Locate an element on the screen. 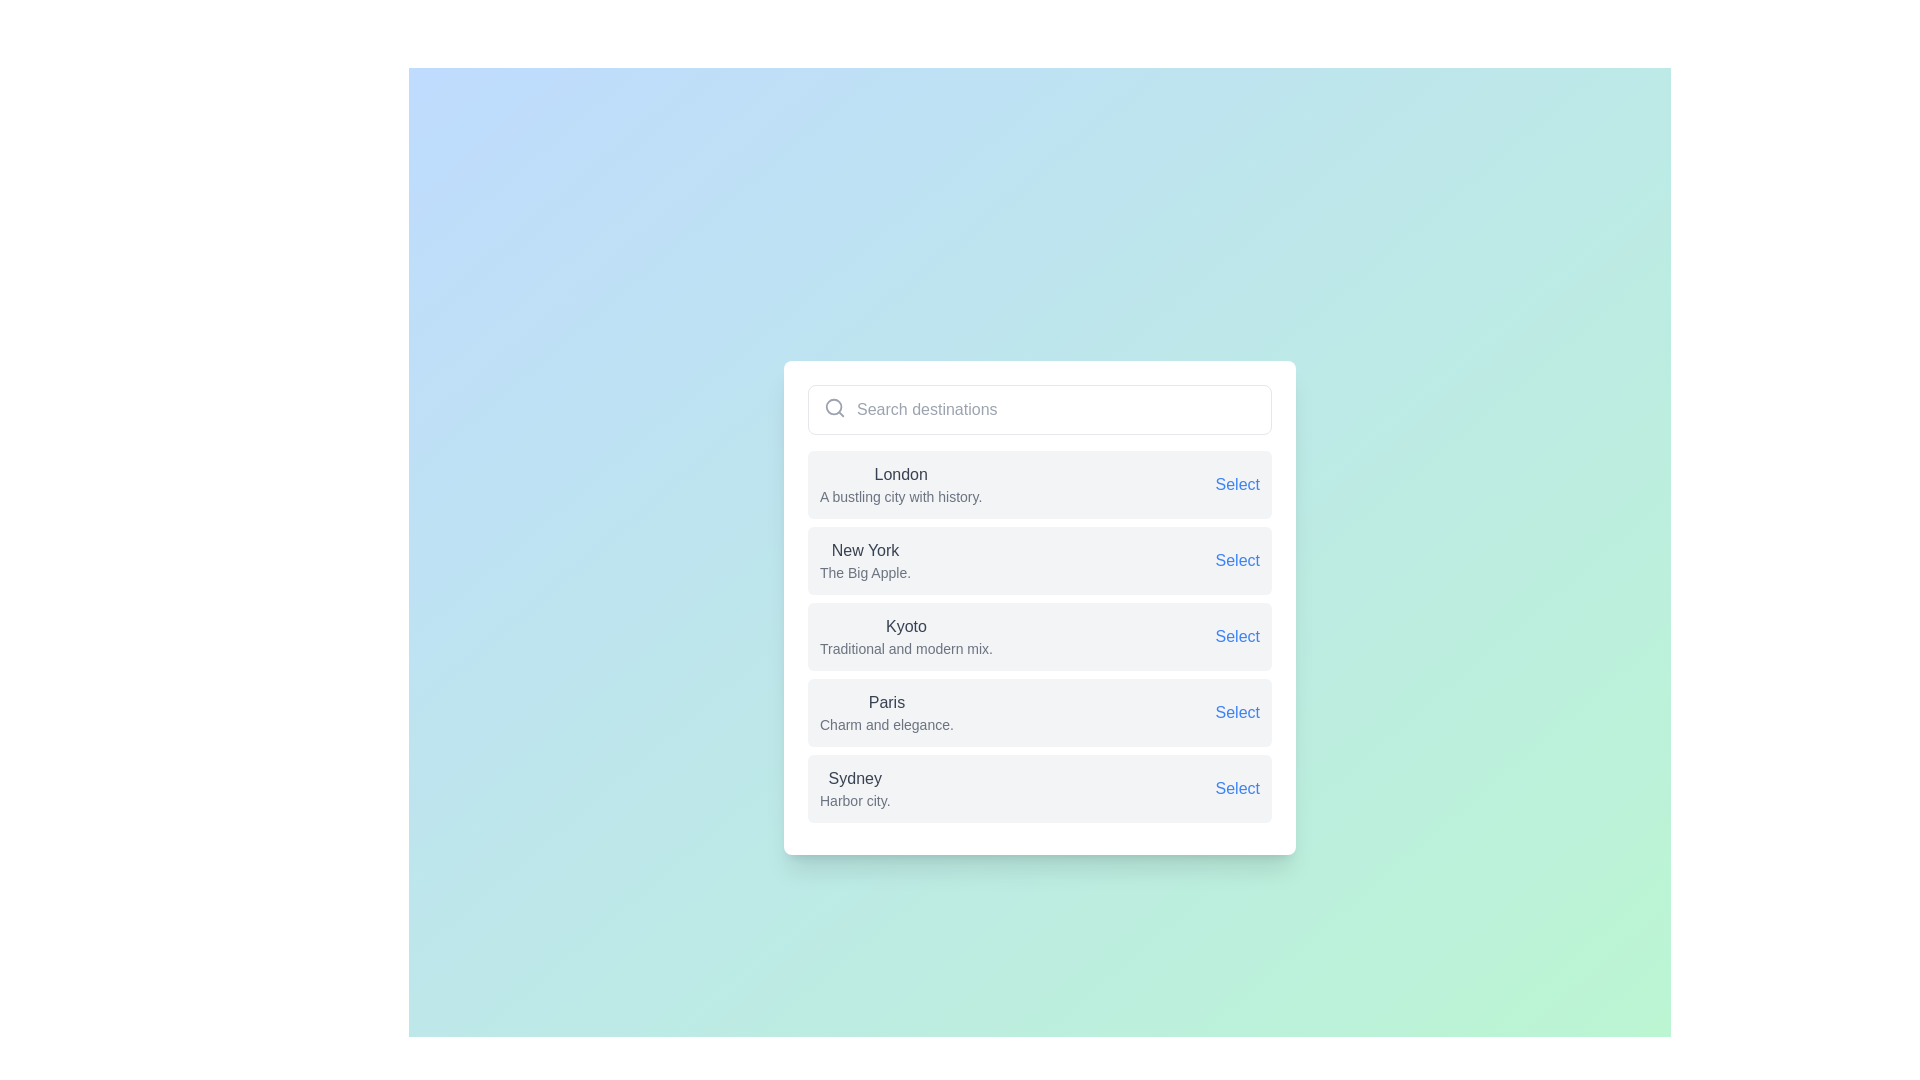  the third list item component that provides information about the city 'Kyoto' is located at coordinates (1040, 636).